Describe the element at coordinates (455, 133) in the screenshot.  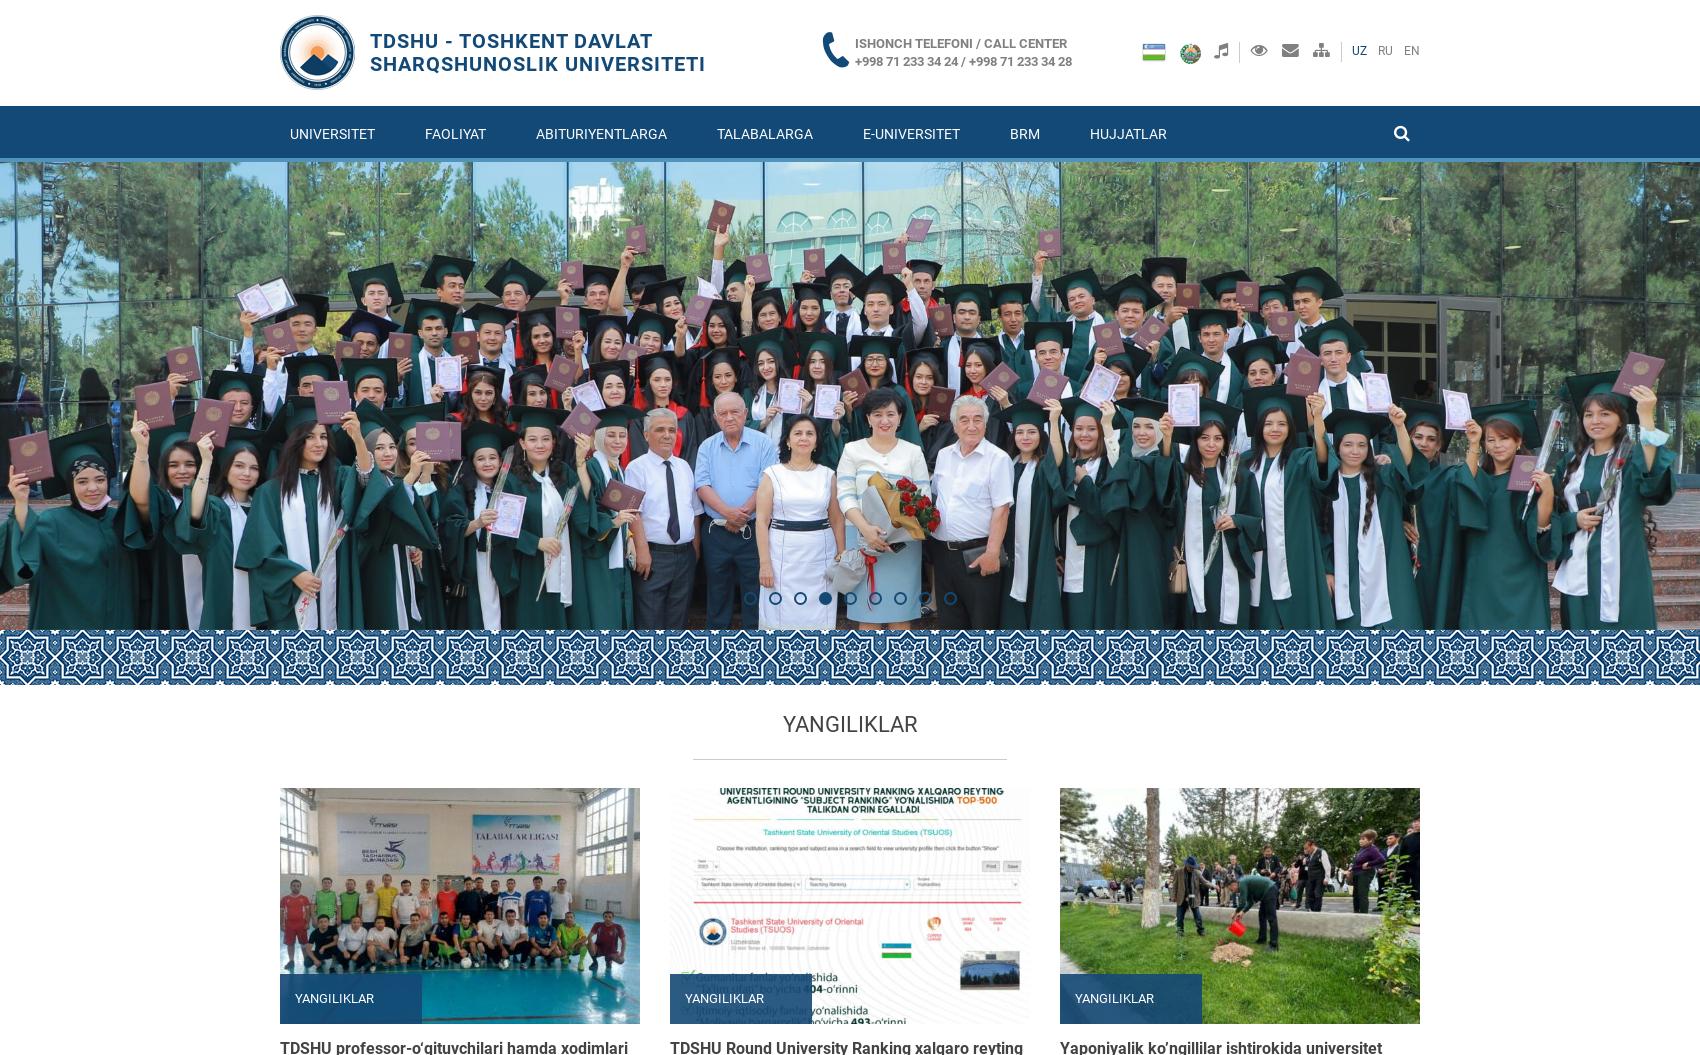
I see `'FAOLIYAT'` at that location.